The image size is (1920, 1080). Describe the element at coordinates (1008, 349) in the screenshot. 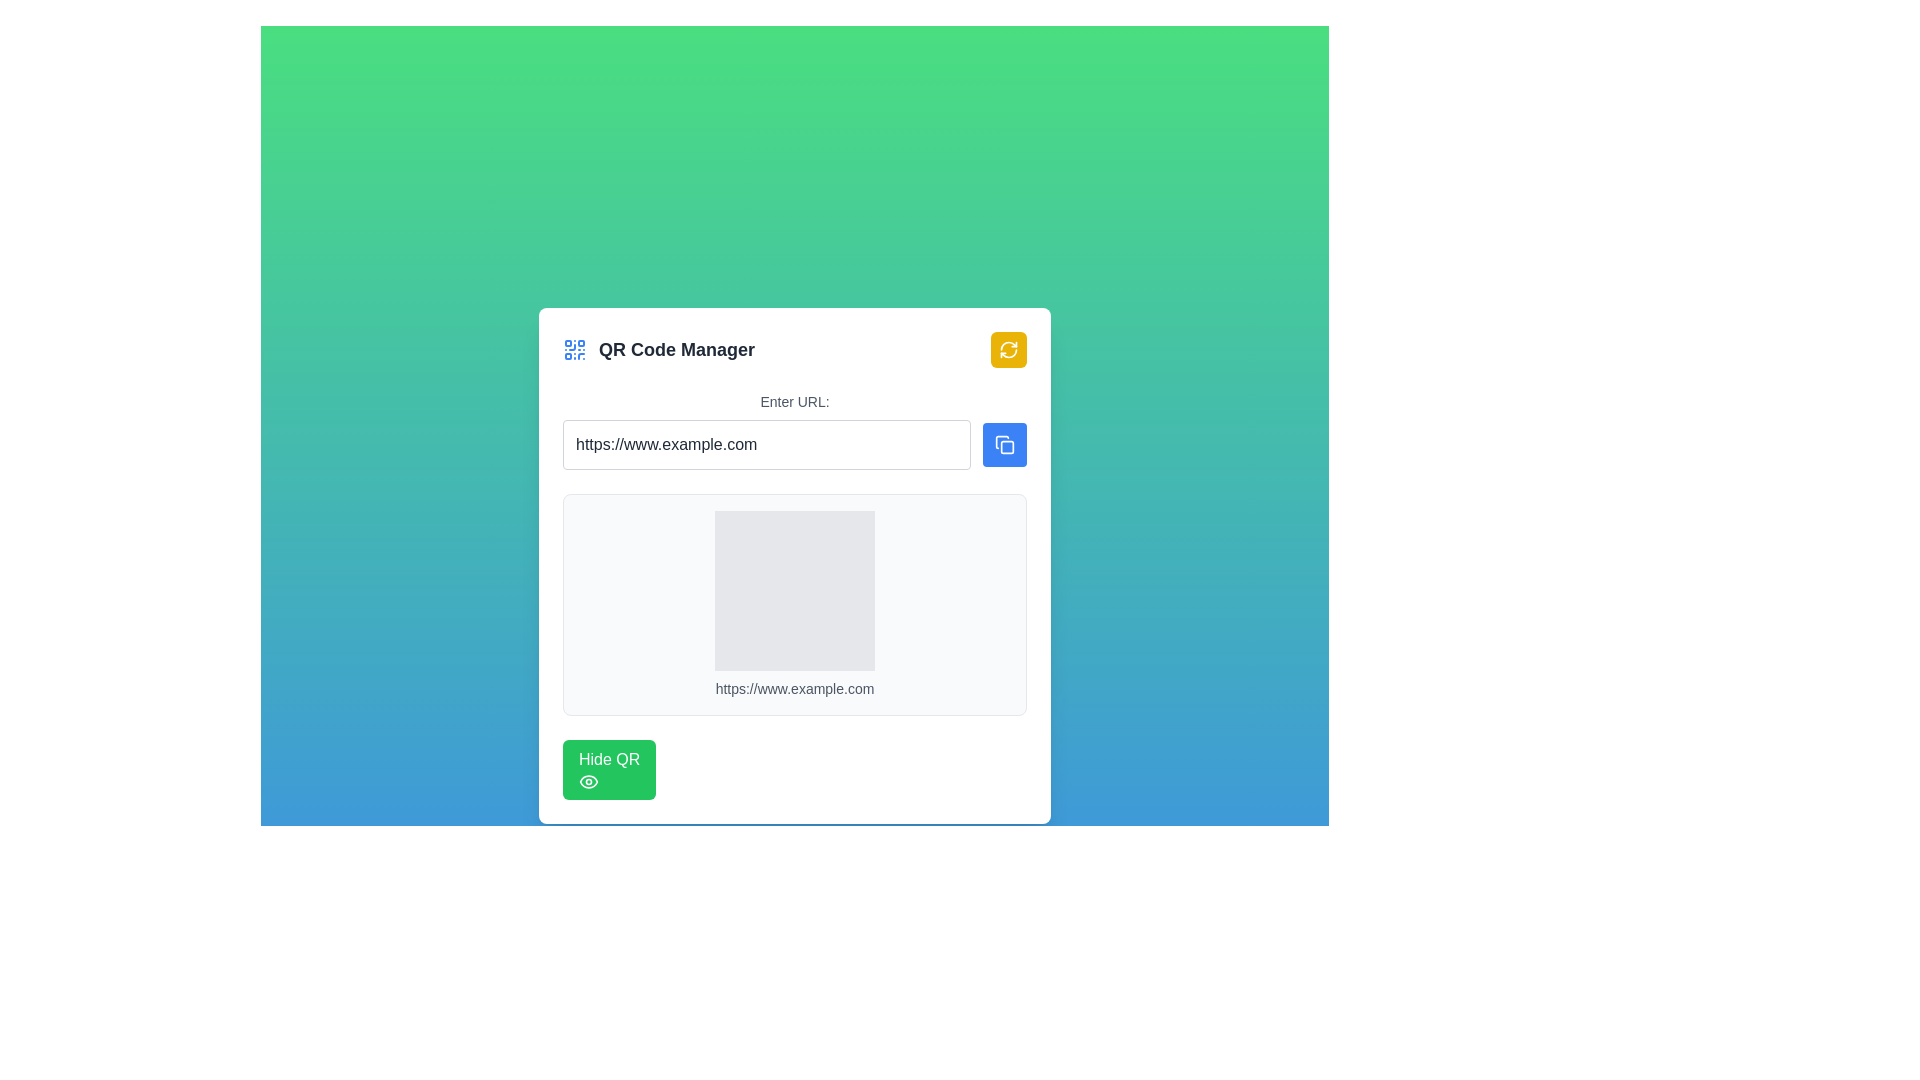

I see `the refresh button with a yellow background and white text located in the top-right corner of the 'QR Code Manager' section to refresh the interface` at that location.